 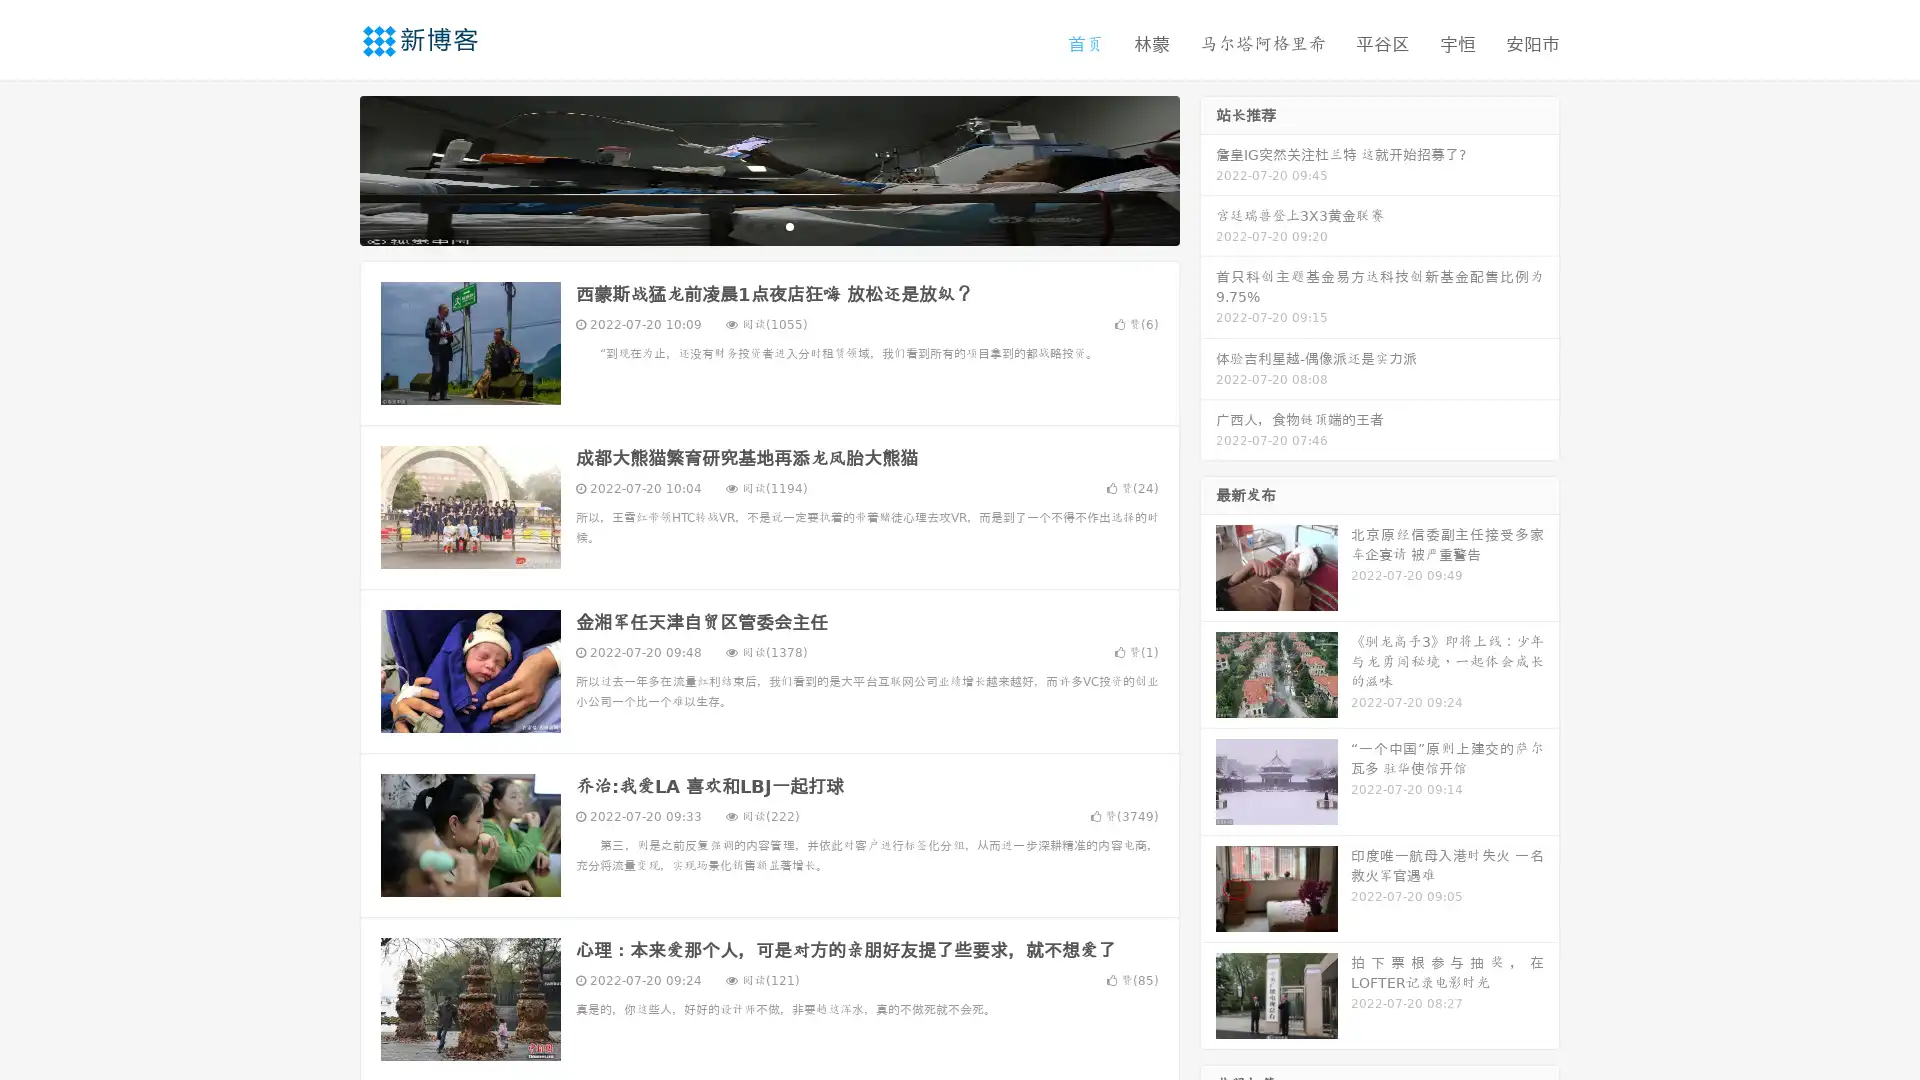 I want to click on Go to slide 3, so click(x=789, y=225).